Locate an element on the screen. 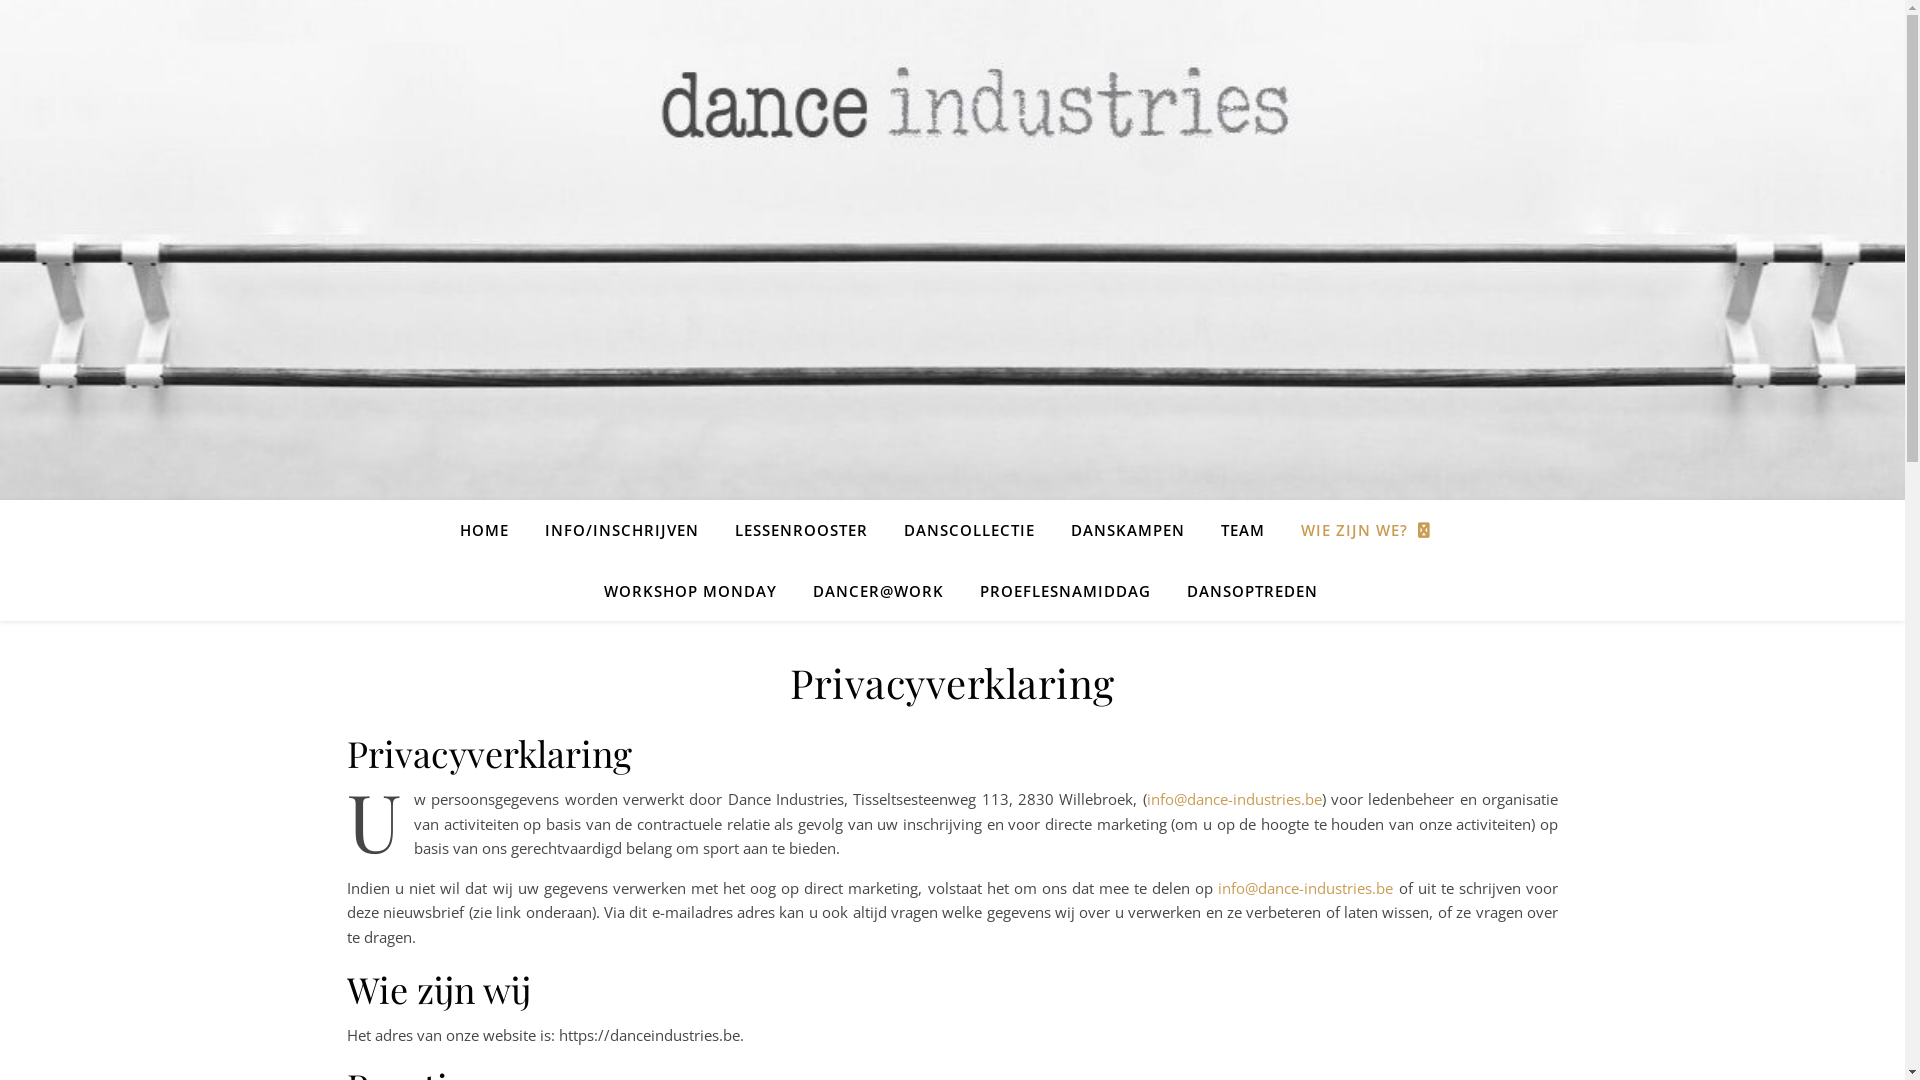  'DANSKAMPEN' is located at coordinates (1127, 528).